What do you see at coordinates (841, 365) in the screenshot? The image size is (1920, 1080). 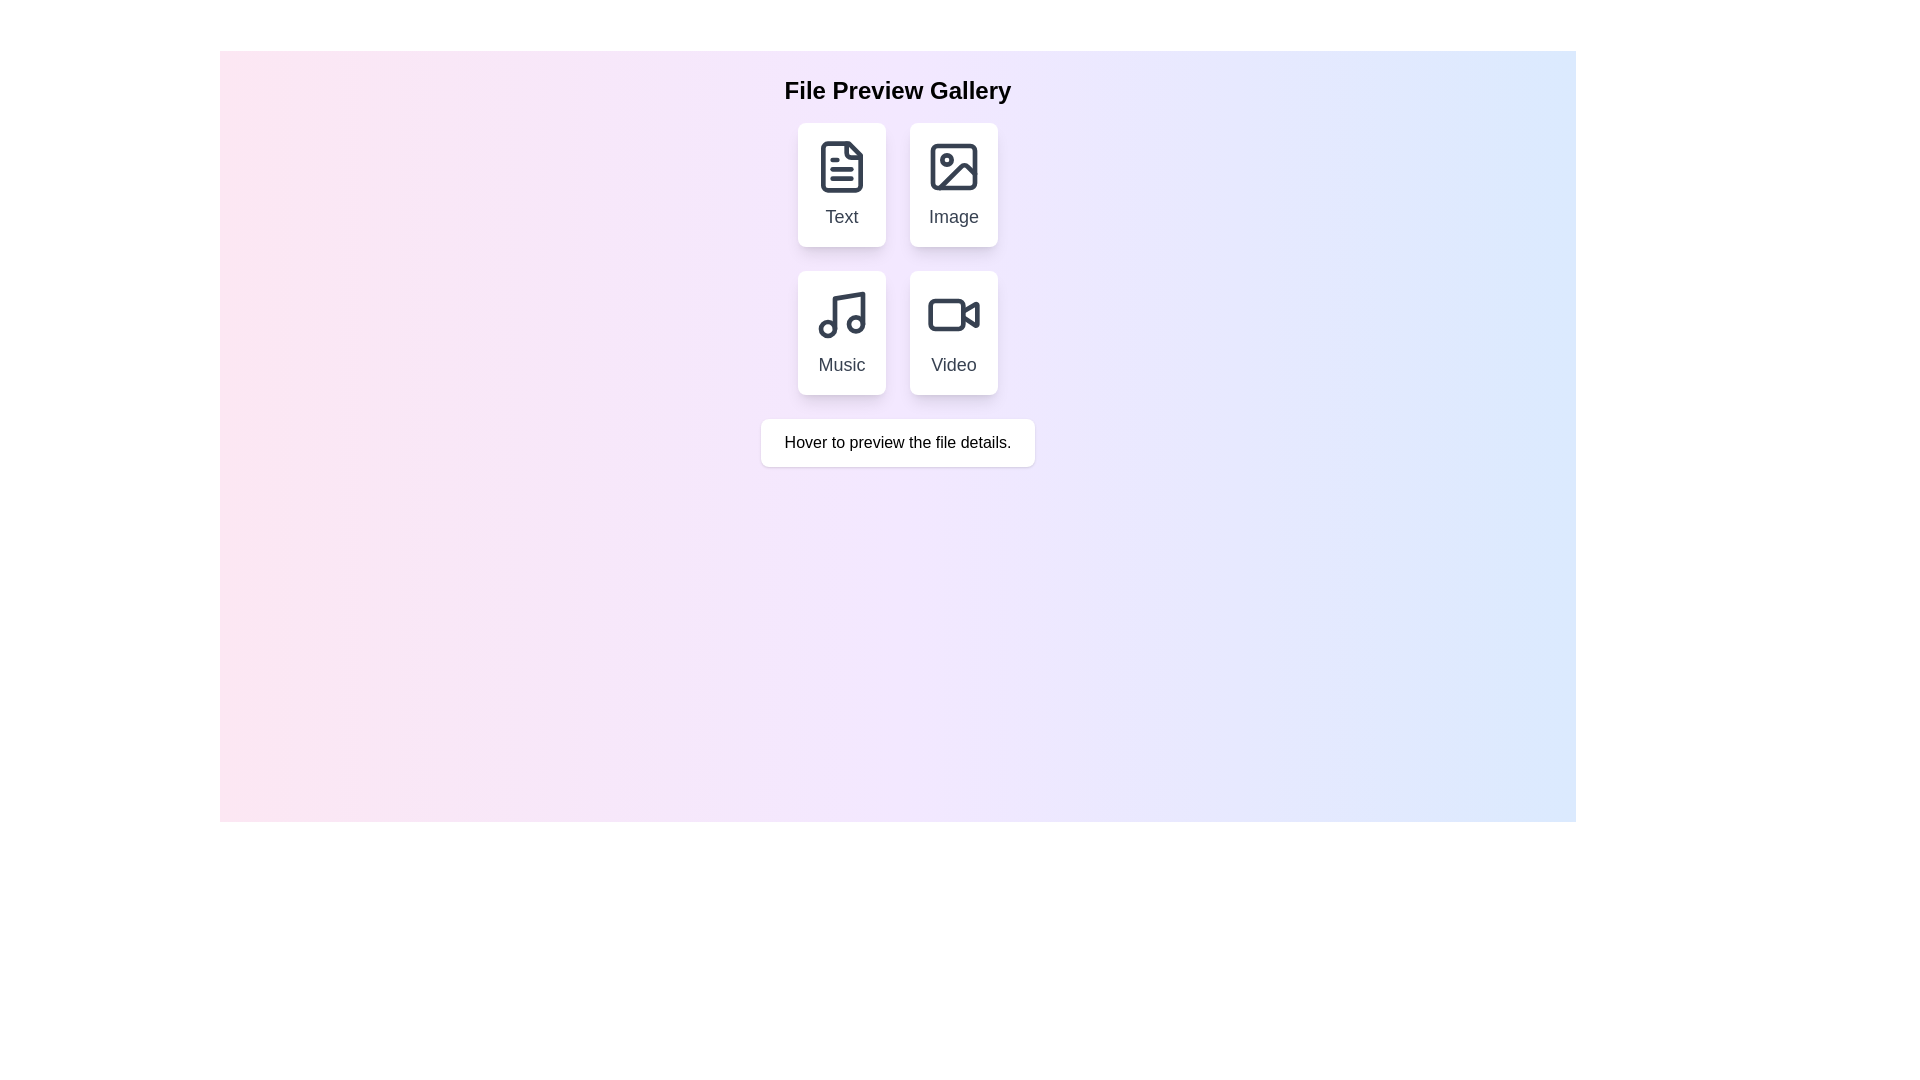 I see `text label displaying 'Music' in dark gray, located in the card titled 'Music' in the bottom row, left column of the grid layout` at bounding box center [841, 365].